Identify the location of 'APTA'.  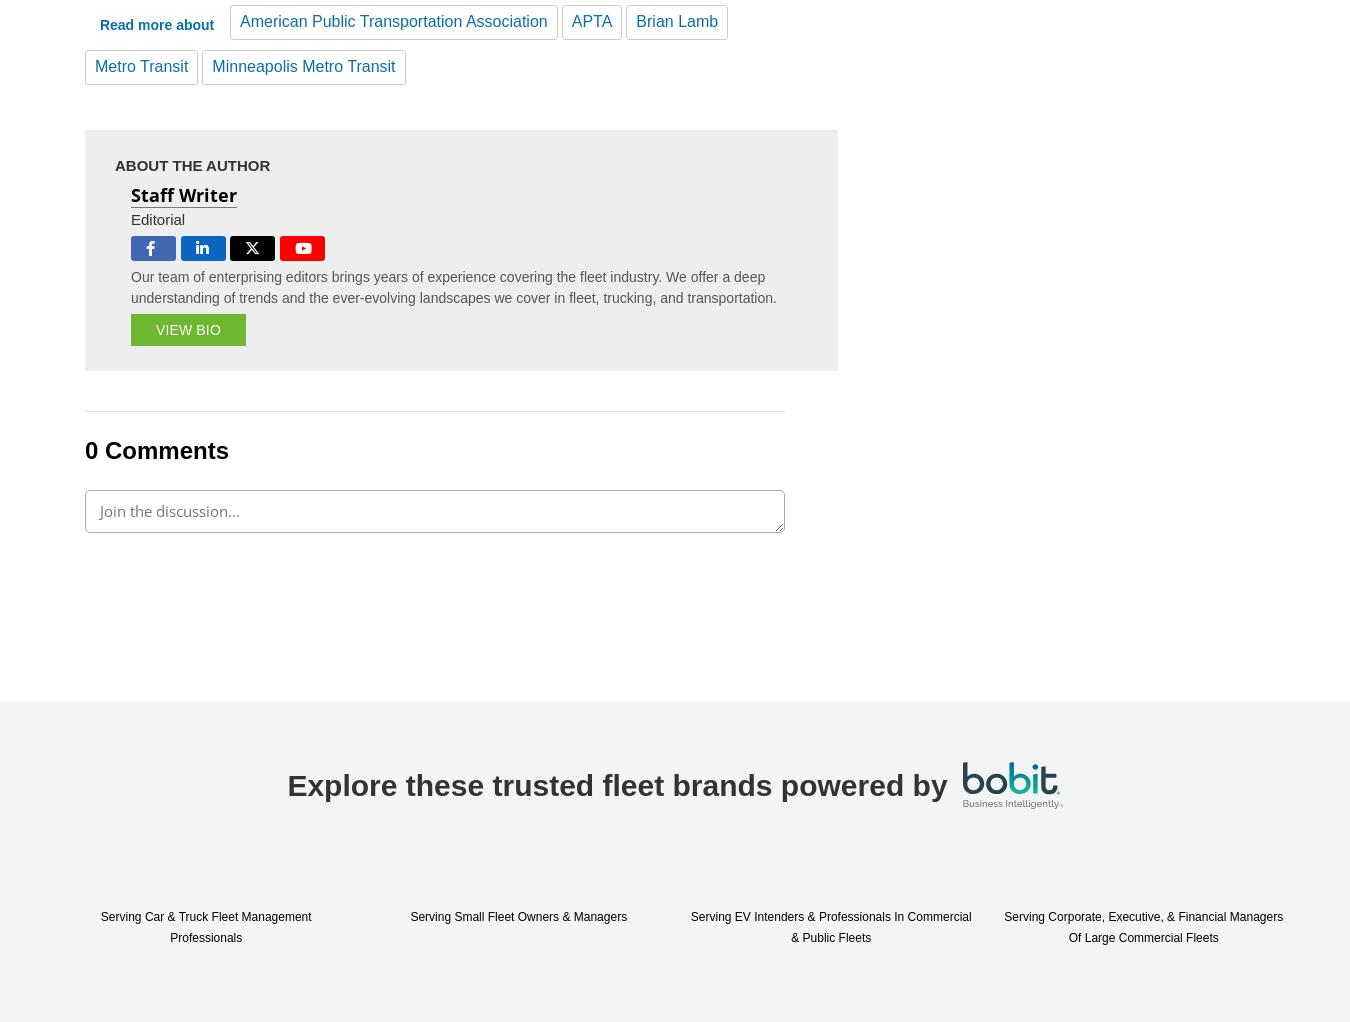
(591, 19).